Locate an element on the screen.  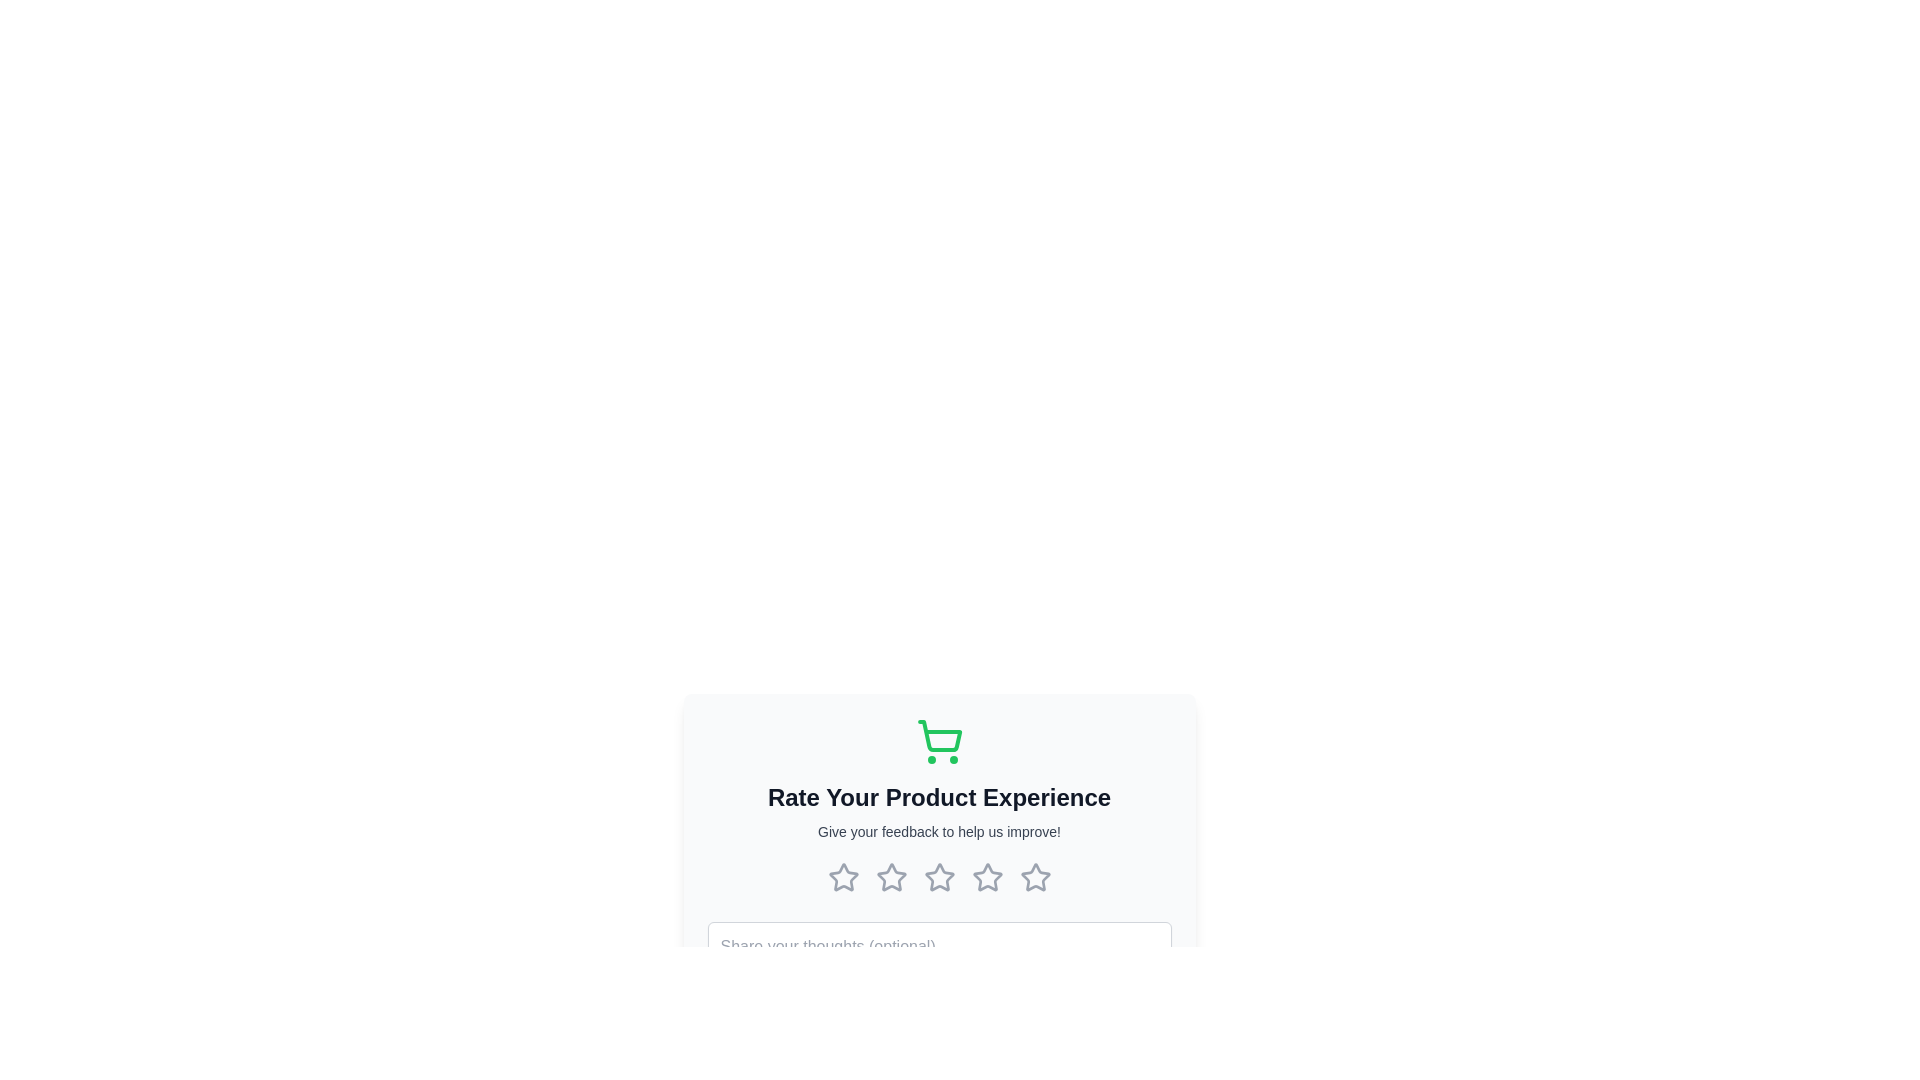
the bold header text in the feedback form, styled with a large font size and dark gray color, positioned below the green shopping cart icon is located at coordinates (938, 797).